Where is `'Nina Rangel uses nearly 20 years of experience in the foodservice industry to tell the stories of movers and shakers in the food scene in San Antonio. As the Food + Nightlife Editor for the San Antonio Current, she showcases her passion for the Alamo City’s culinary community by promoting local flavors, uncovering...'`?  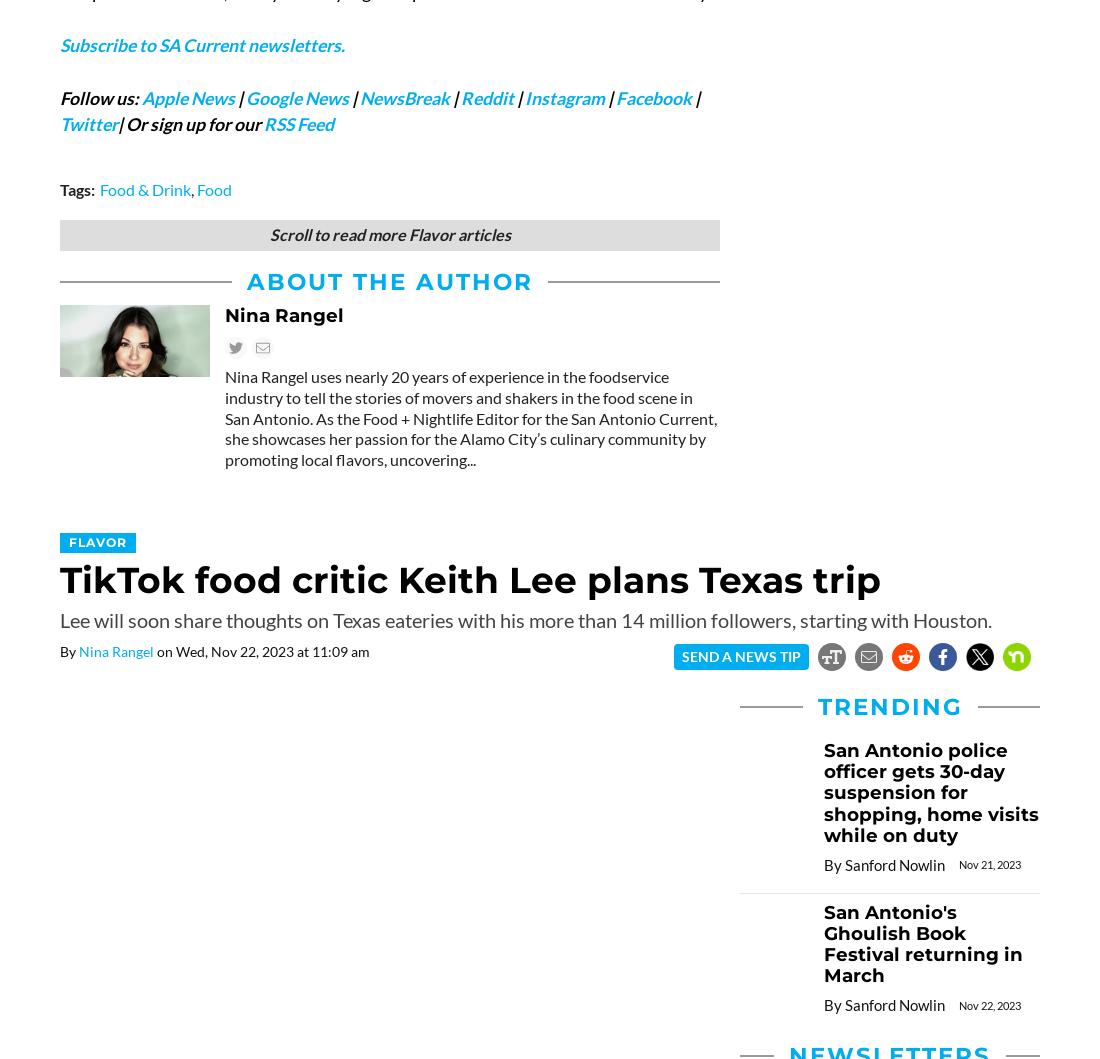
'Nina Rangel uses nearly 20 years of experience in the foodservice industry to tell the stories of movers and shakers in the food scene in San Antonio. As the Food + Nightlife Editor for the San Antonio Current, she showcases her passion for the Alamo City’s culinary community by promoting local flavors, uncovering...' is located at coordinates (224, 416).